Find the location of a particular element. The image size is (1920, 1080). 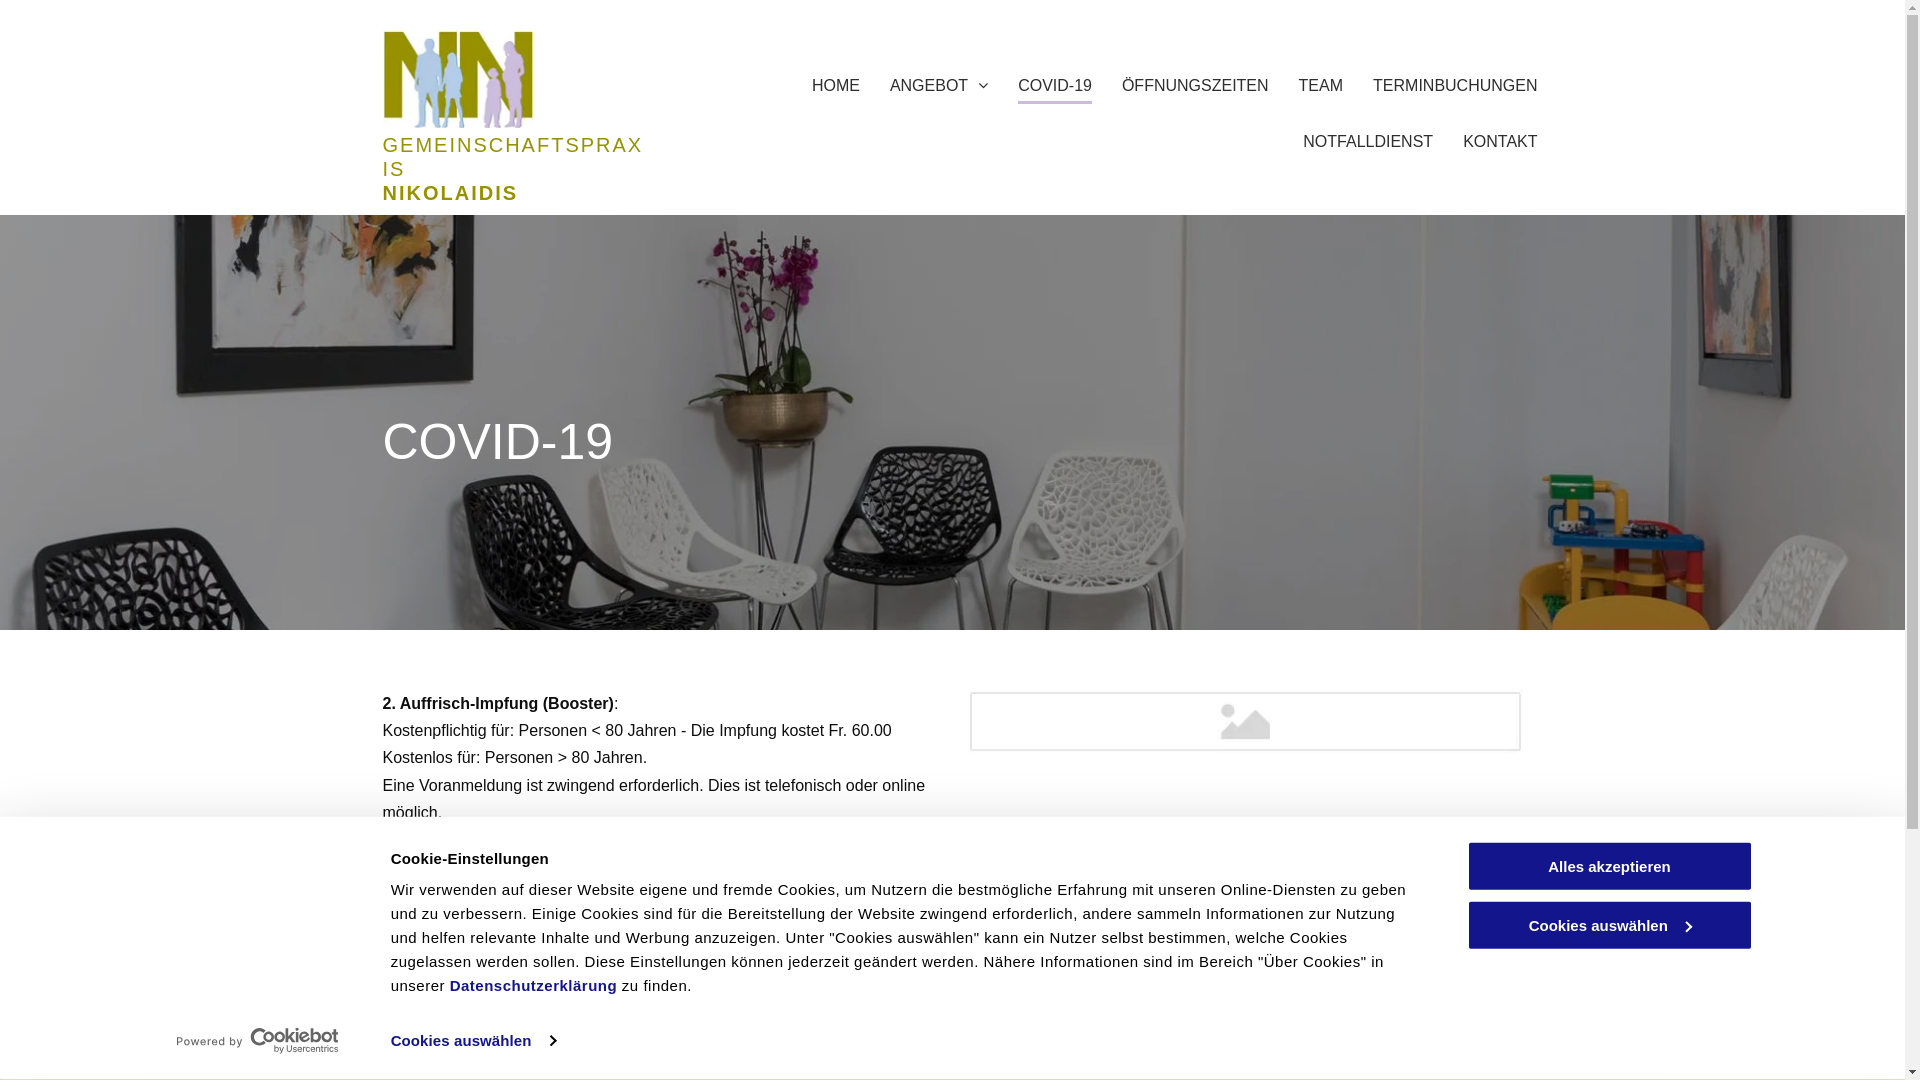

'TEAM' is located at coordinates (1320, 80).